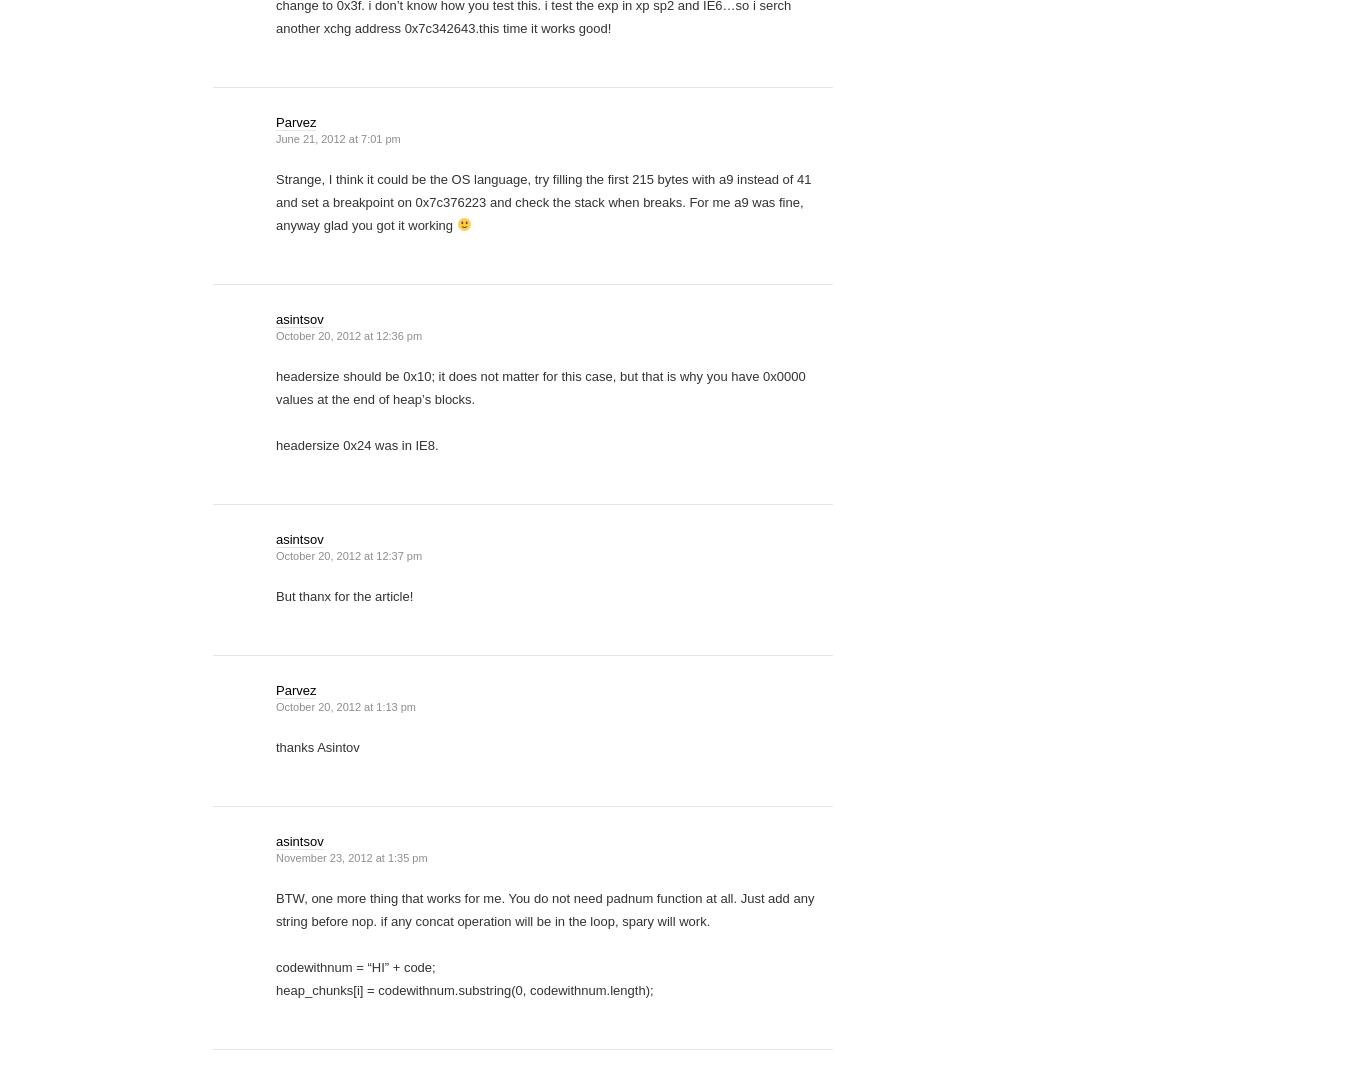 This screenshot has height=1074, width=1366. Describe the element at coordinates (464, 989) in the screenshot. I see `'heap_chunks[i] = codewithnum.substring(0, codewithnum.length);'` at that location.